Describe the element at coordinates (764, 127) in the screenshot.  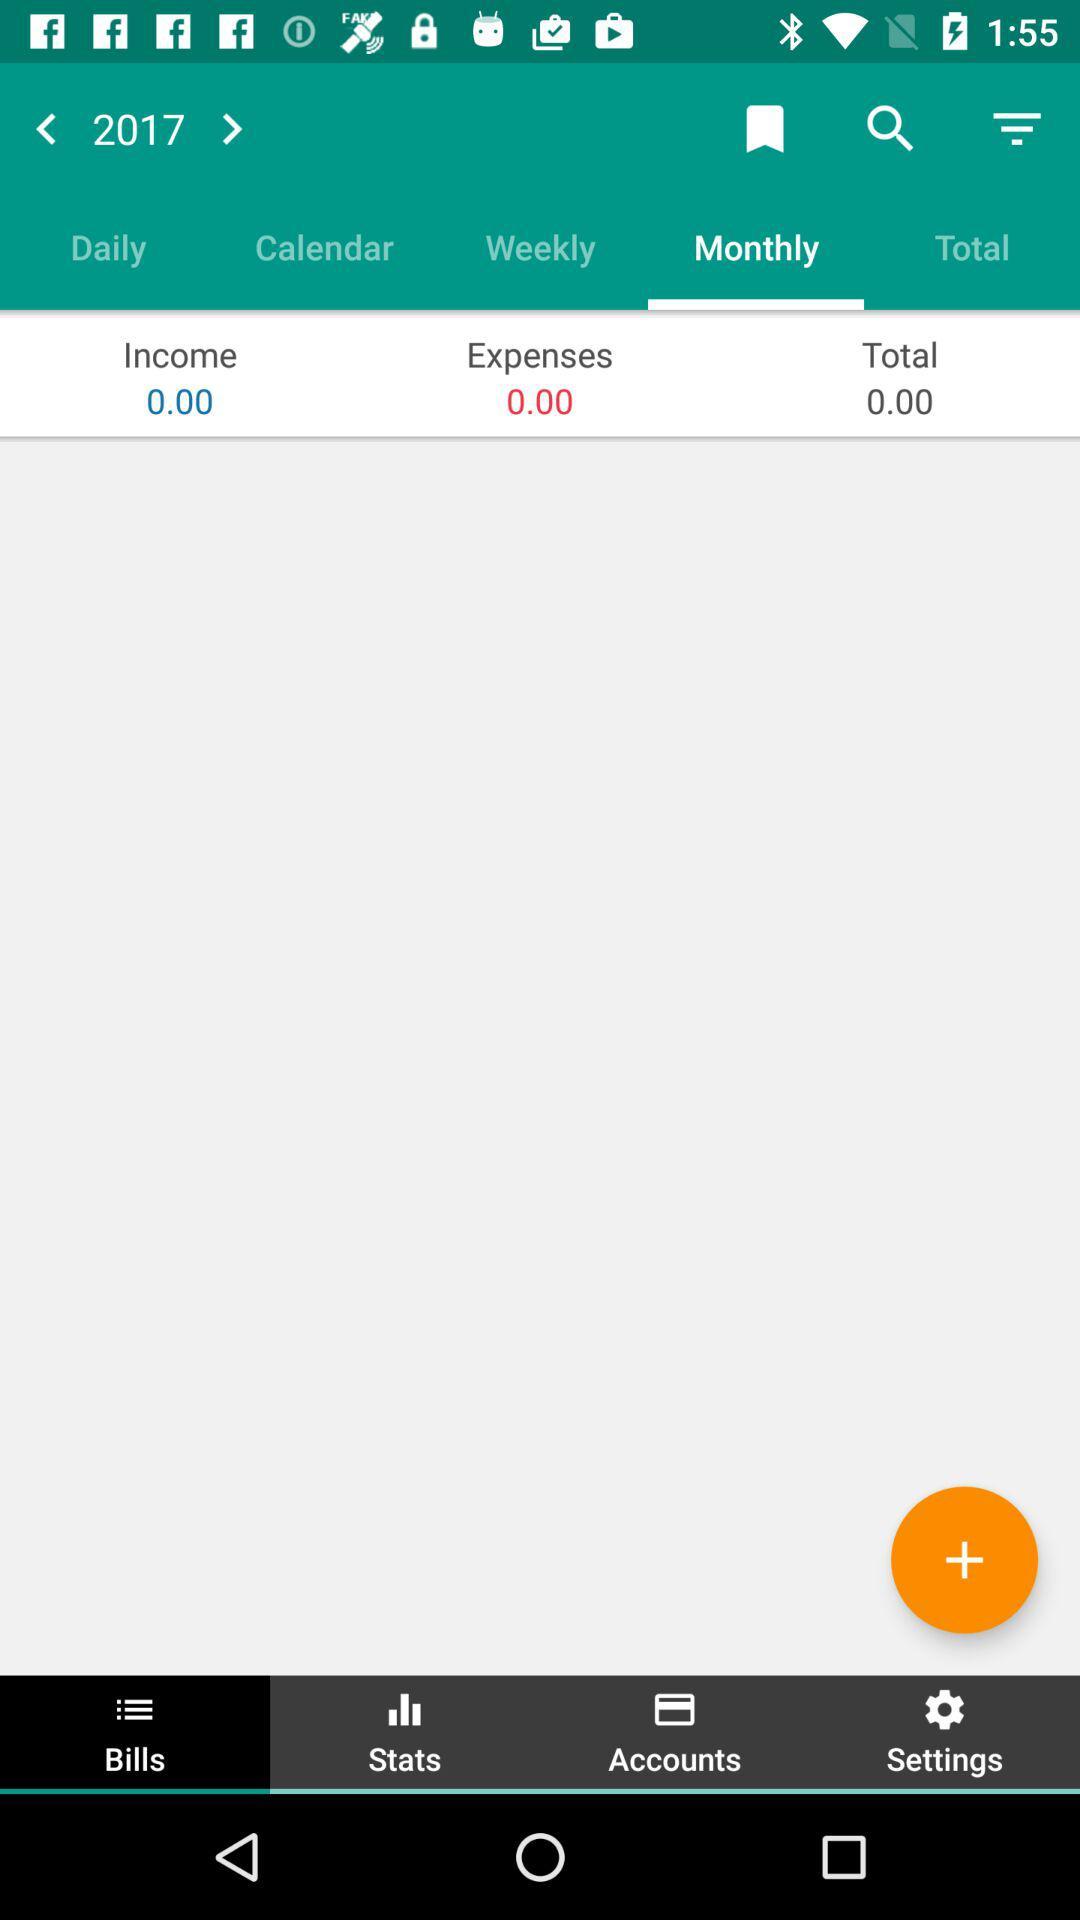
I see `the bookmark icon` at that location.